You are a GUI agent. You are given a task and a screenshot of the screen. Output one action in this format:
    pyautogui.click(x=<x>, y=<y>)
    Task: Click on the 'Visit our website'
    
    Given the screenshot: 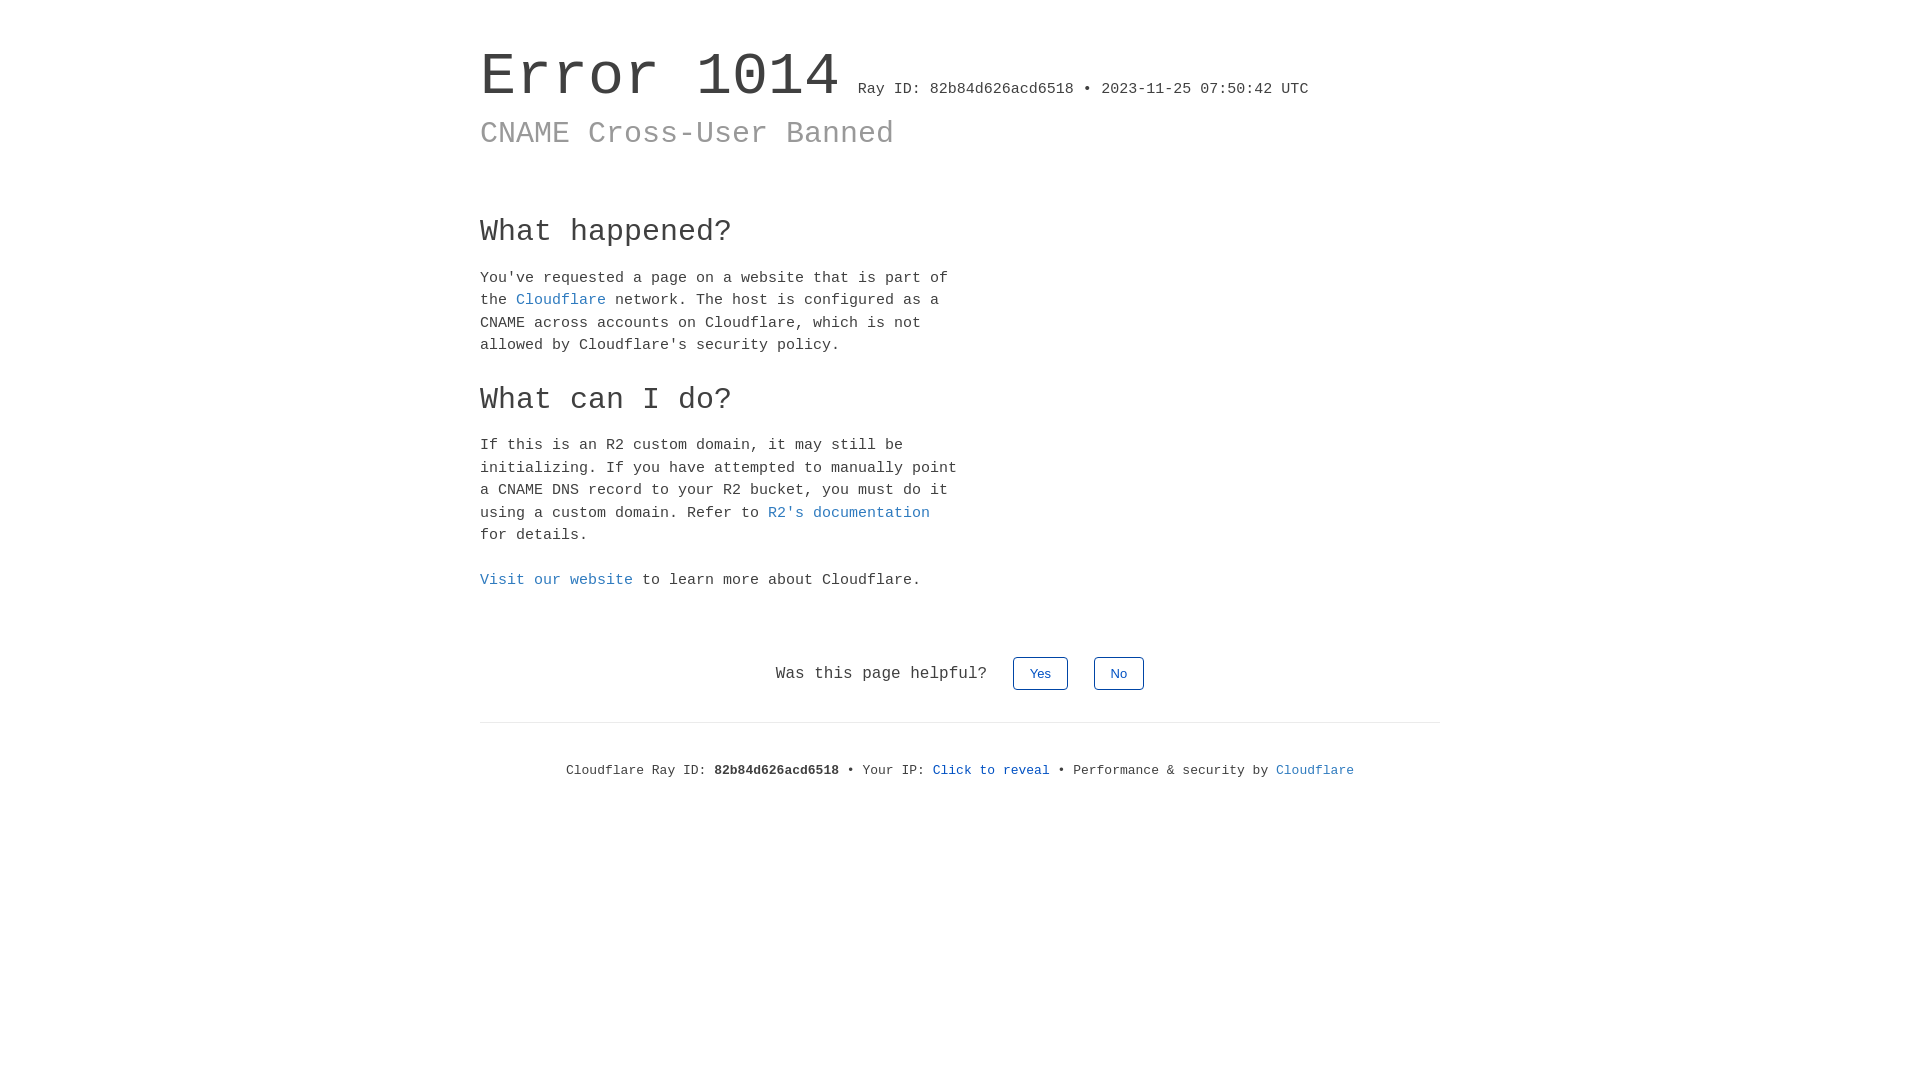 What is the action you would take?
    pyautogui.click(x=556, y=580)
    